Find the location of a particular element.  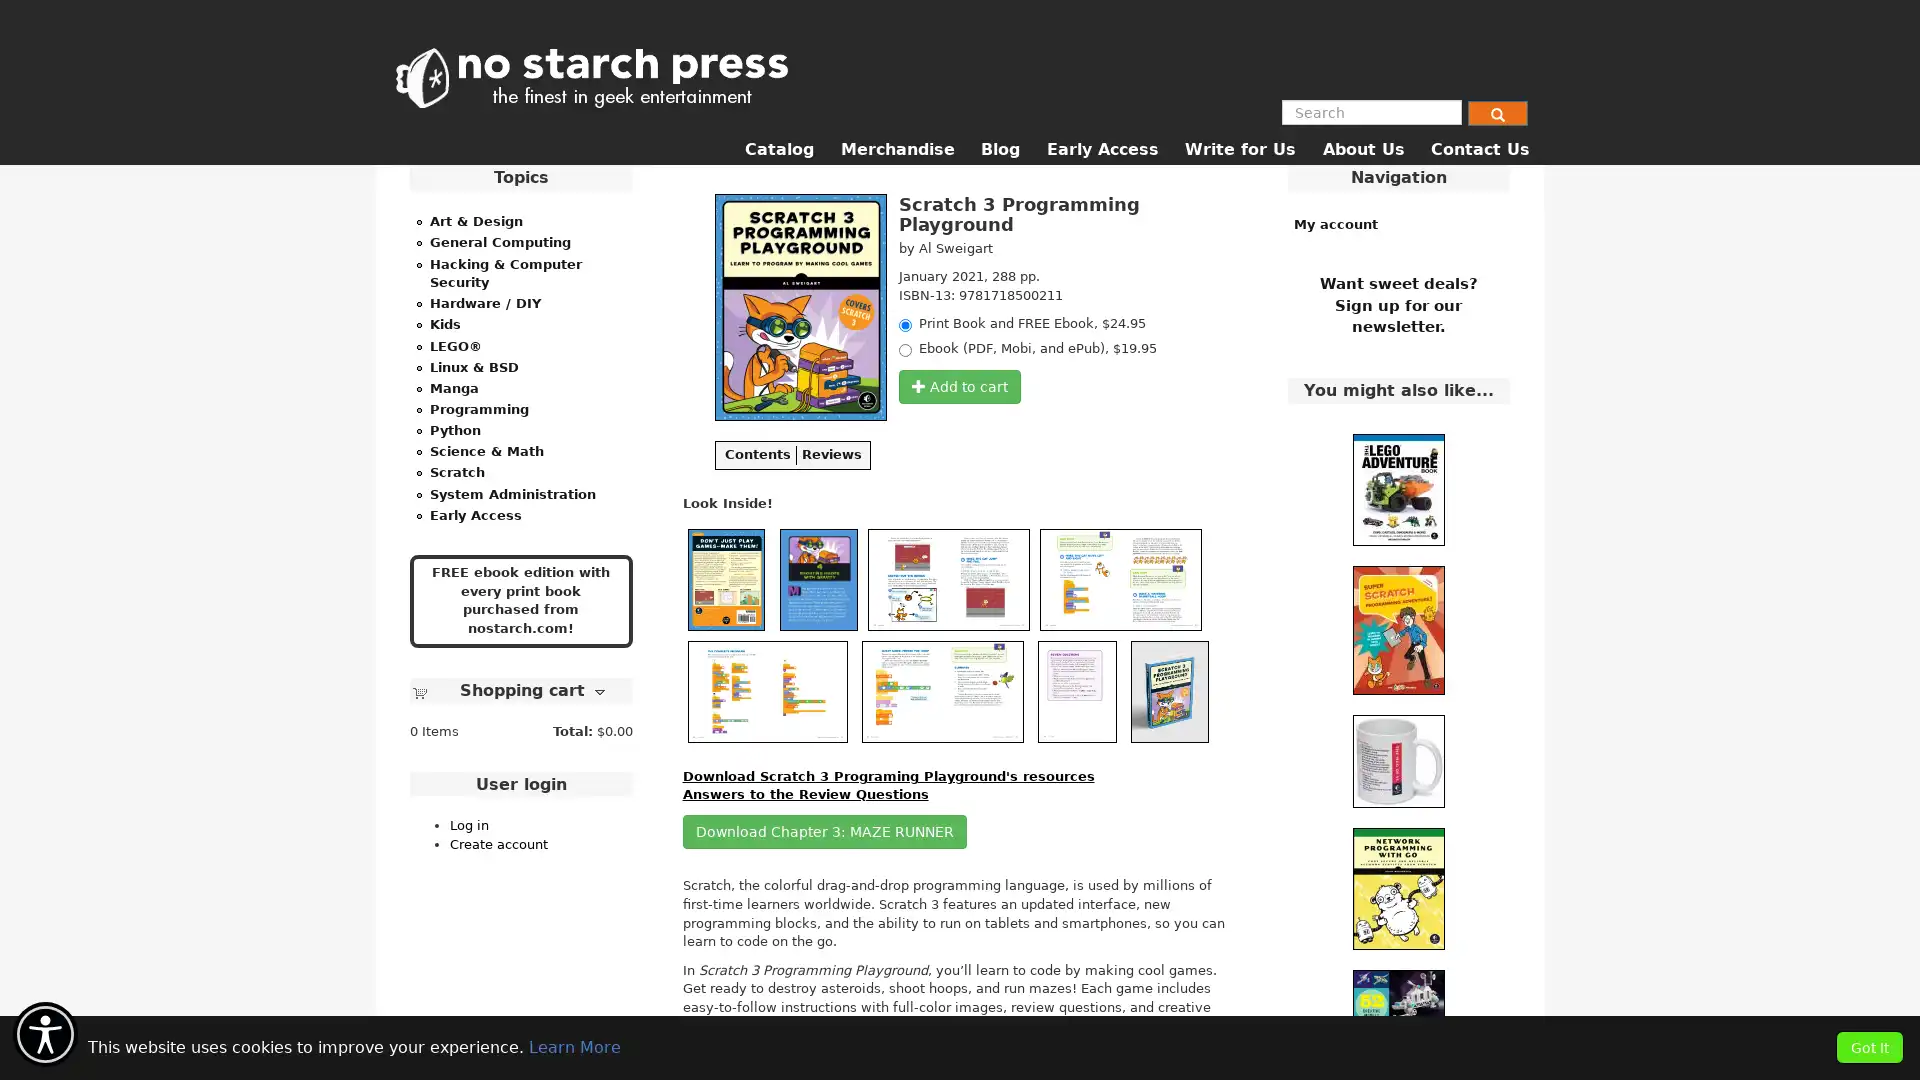

Got It is located at coordinates (1869, 1046).